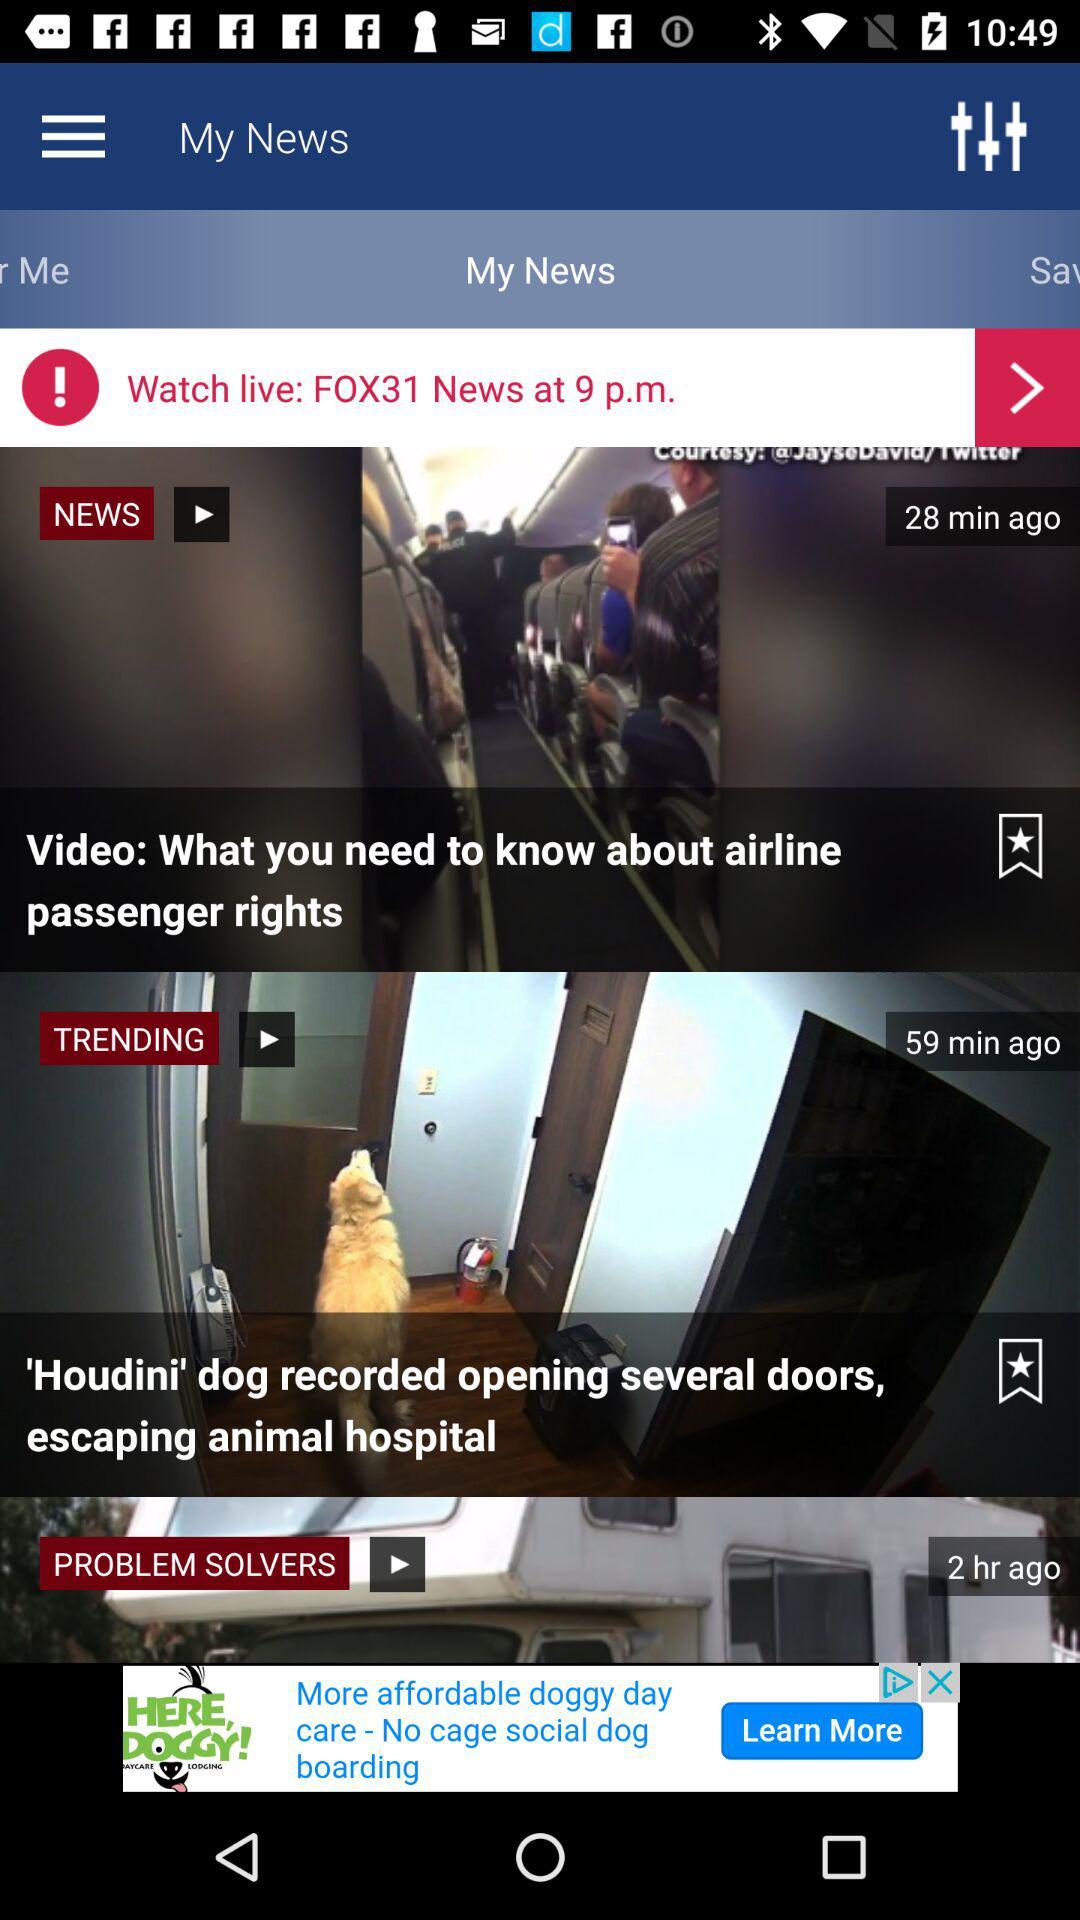  I want to click on brings up menu, so click(72, 135).